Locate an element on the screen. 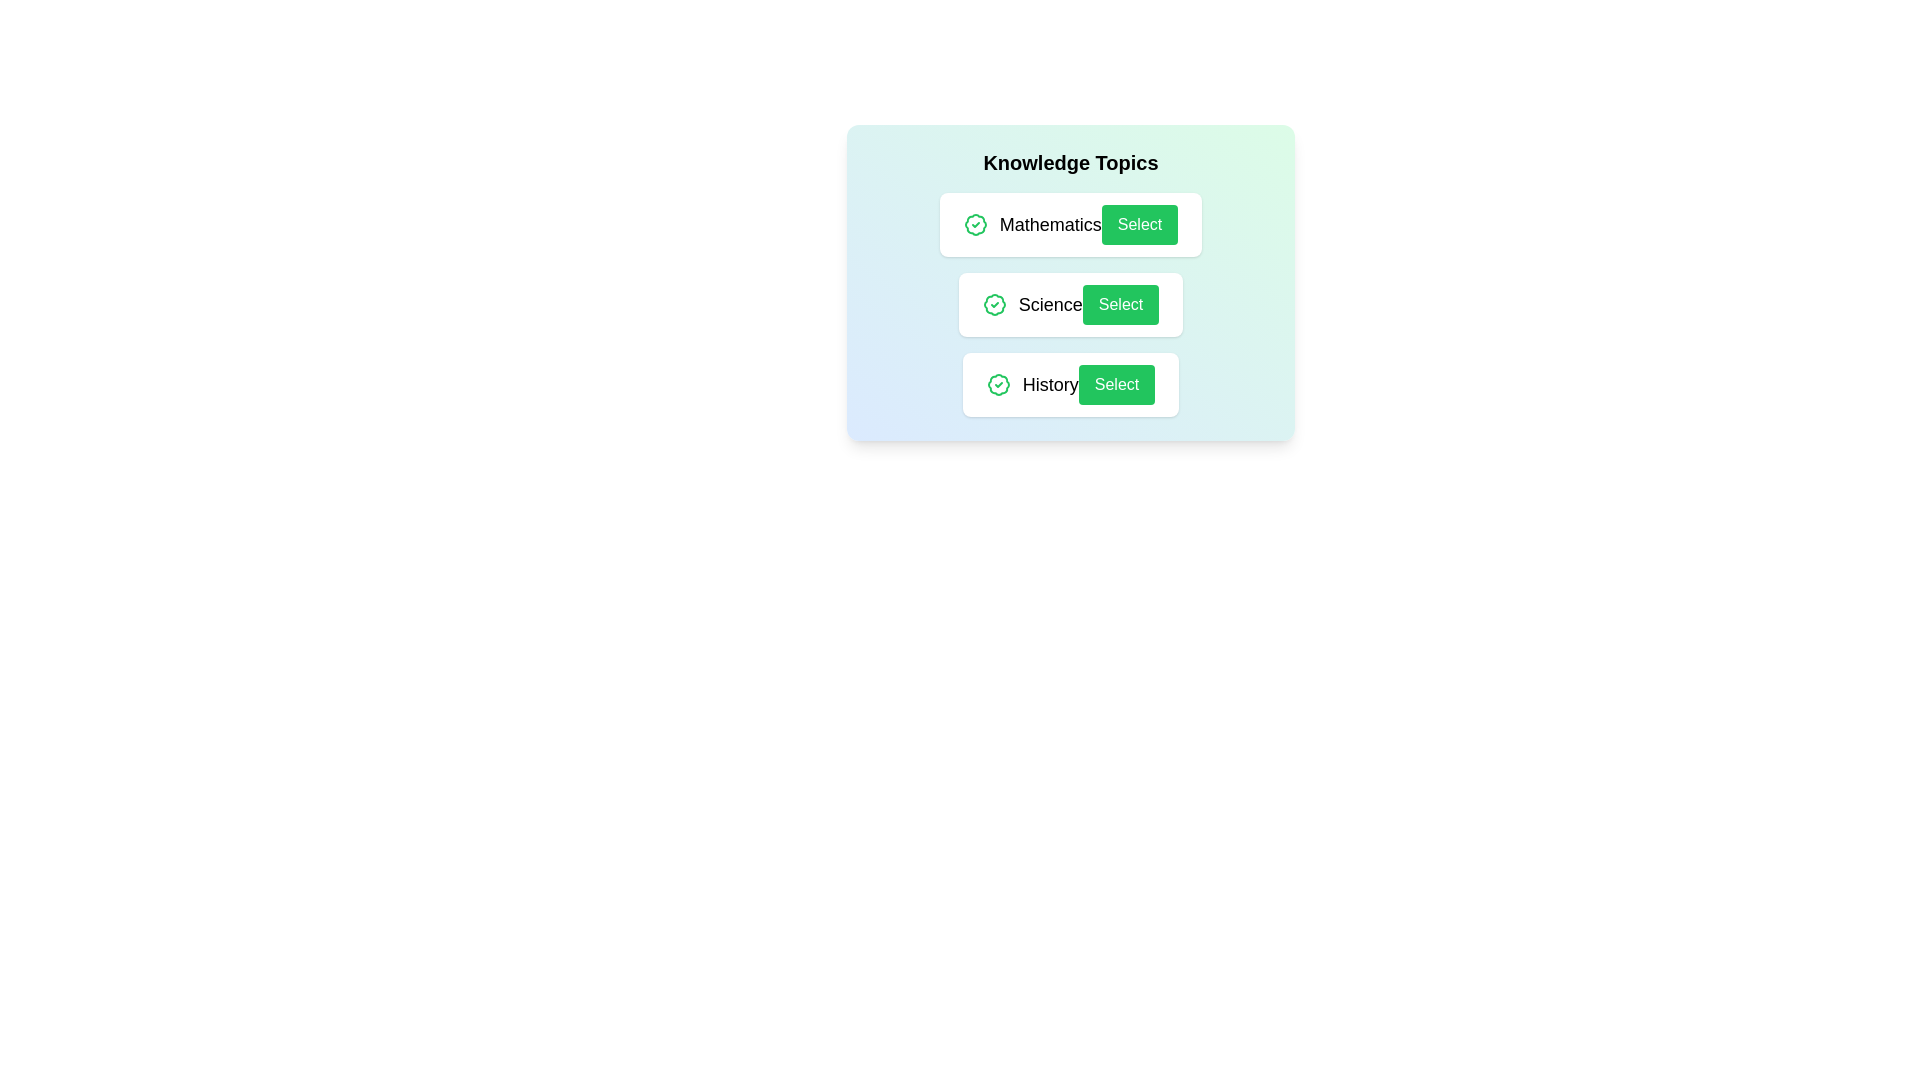  the topic entry for History is located at coordinates (1069, 385).